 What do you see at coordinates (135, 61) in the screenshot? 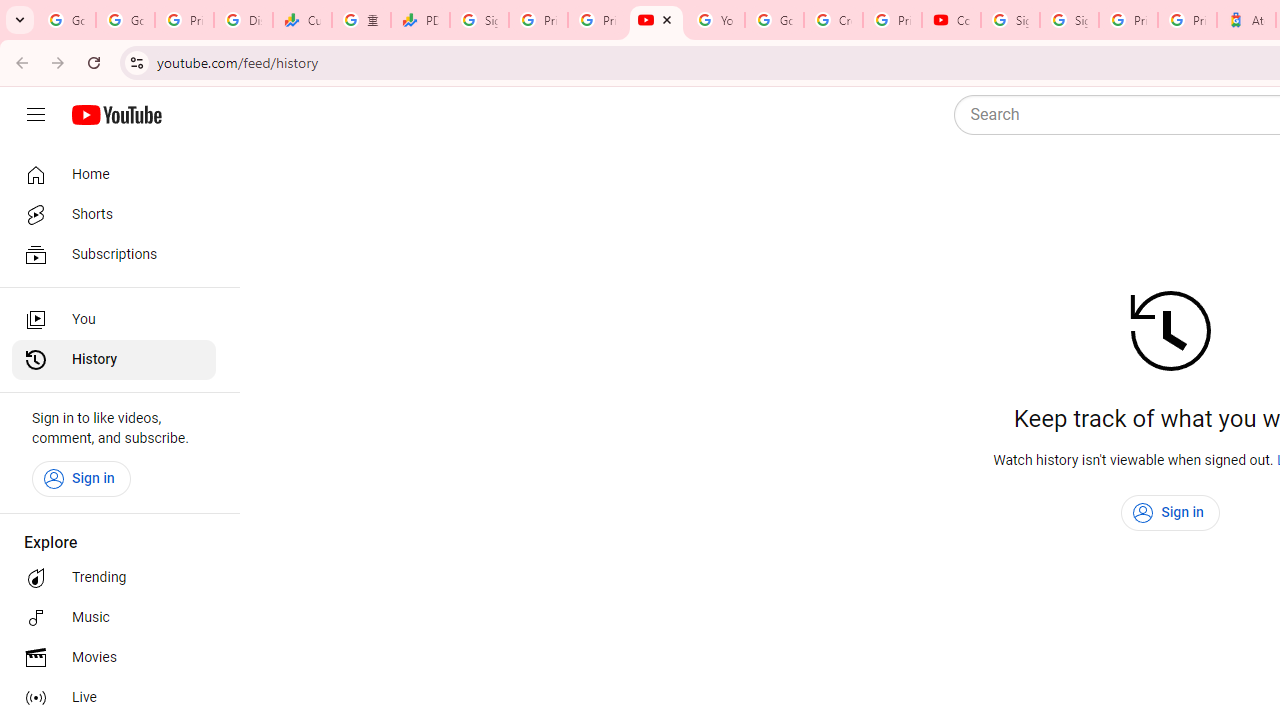
I see `'View site information'` at bounding box center [135, 61].